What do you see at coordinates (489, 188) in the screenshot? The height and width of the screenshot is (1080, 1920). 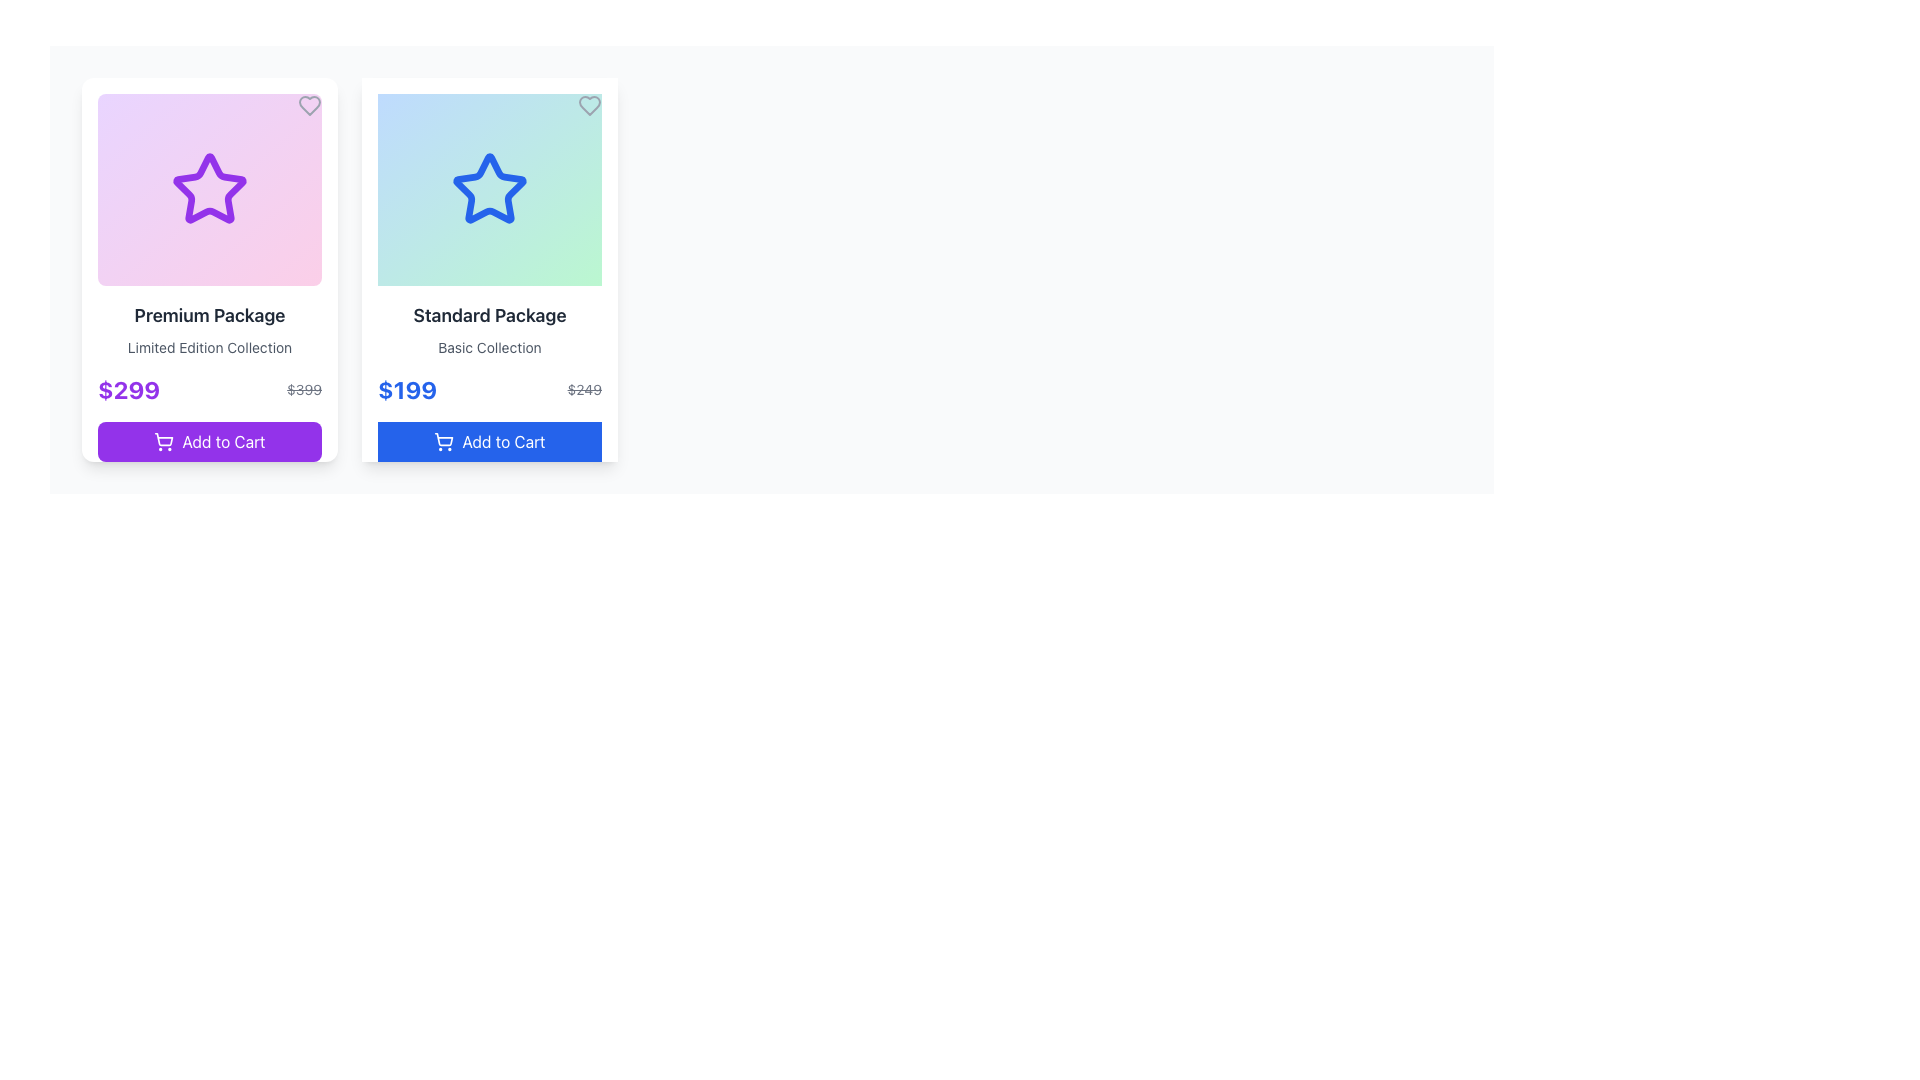 I see `the blue-colored star outline icon located at the top of the 'Standard Package' card` at bounding box center [489, 188].